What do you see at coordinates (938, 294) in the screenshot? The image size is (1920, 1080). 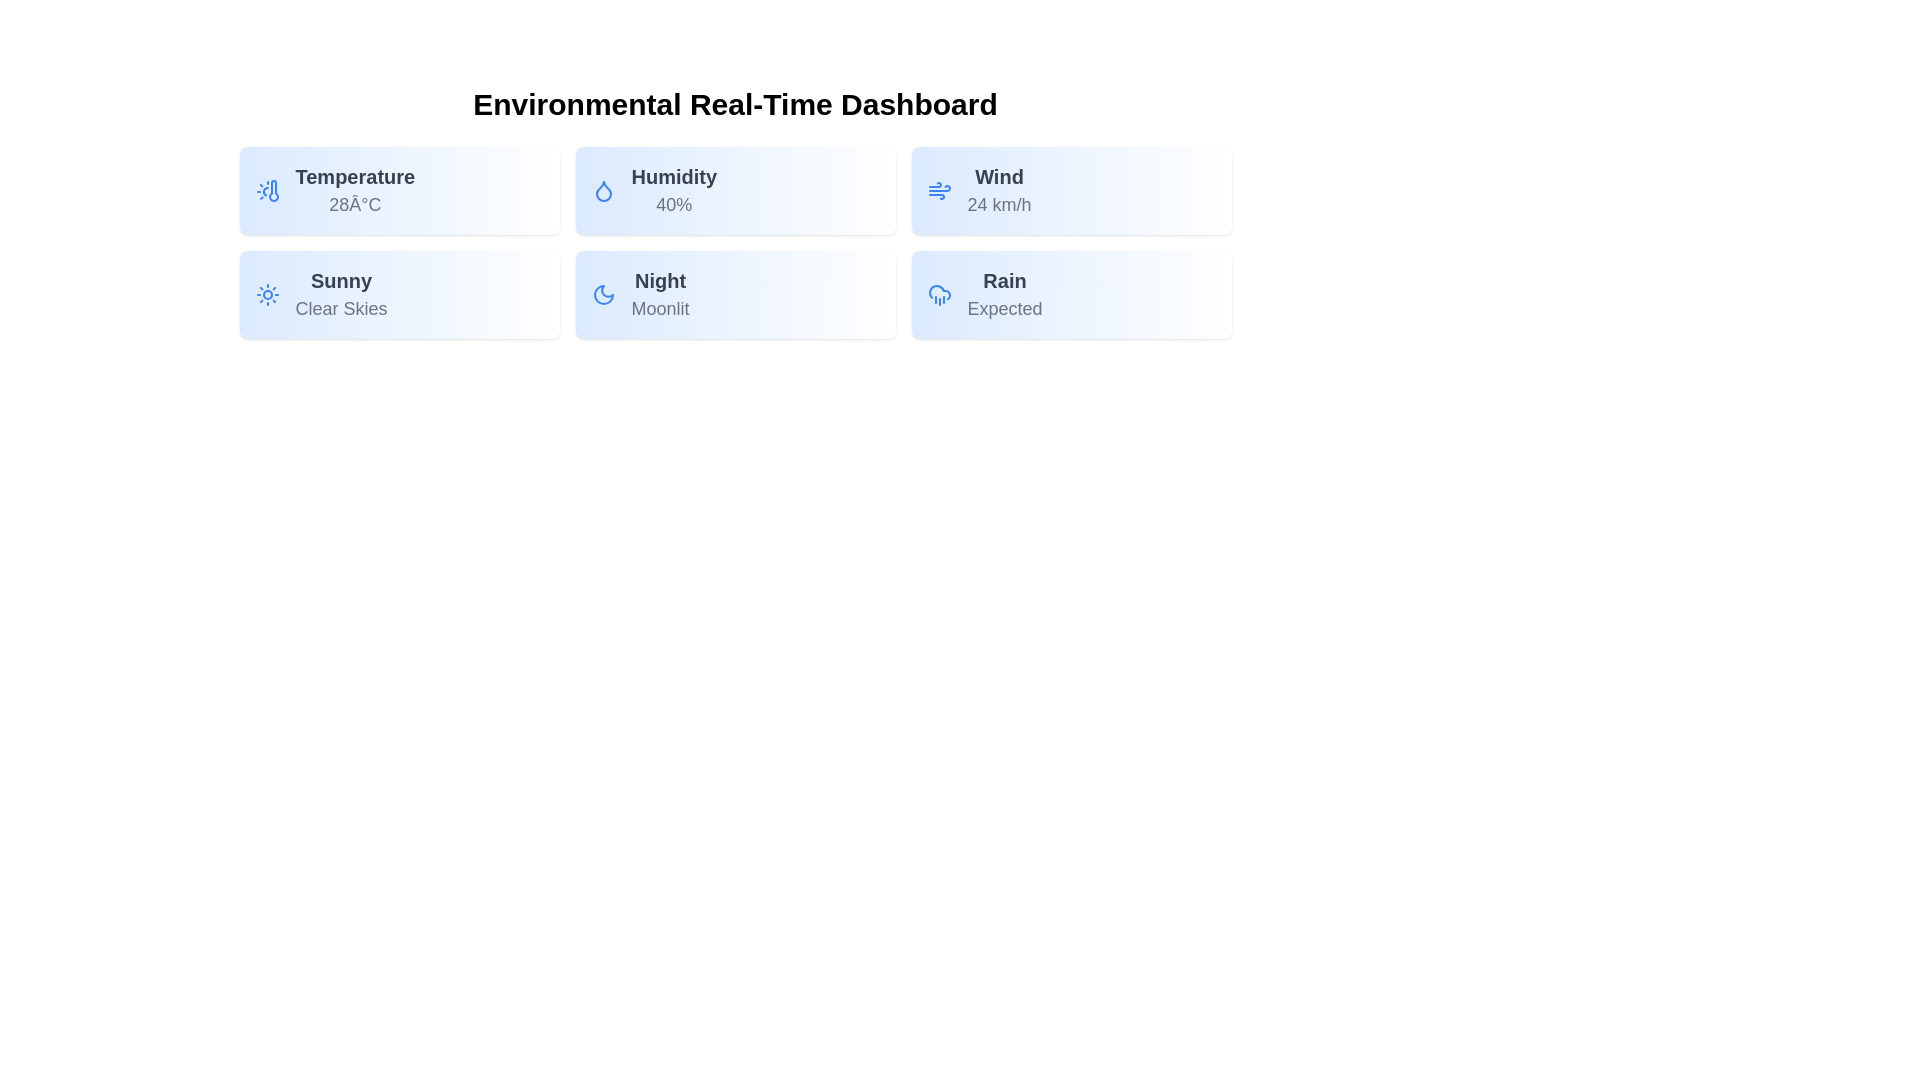 I see `the rain icon located centrally above the 'Rain Expected' text in the lower right corner of the dashboard interface` at bounding box center [938, 294].